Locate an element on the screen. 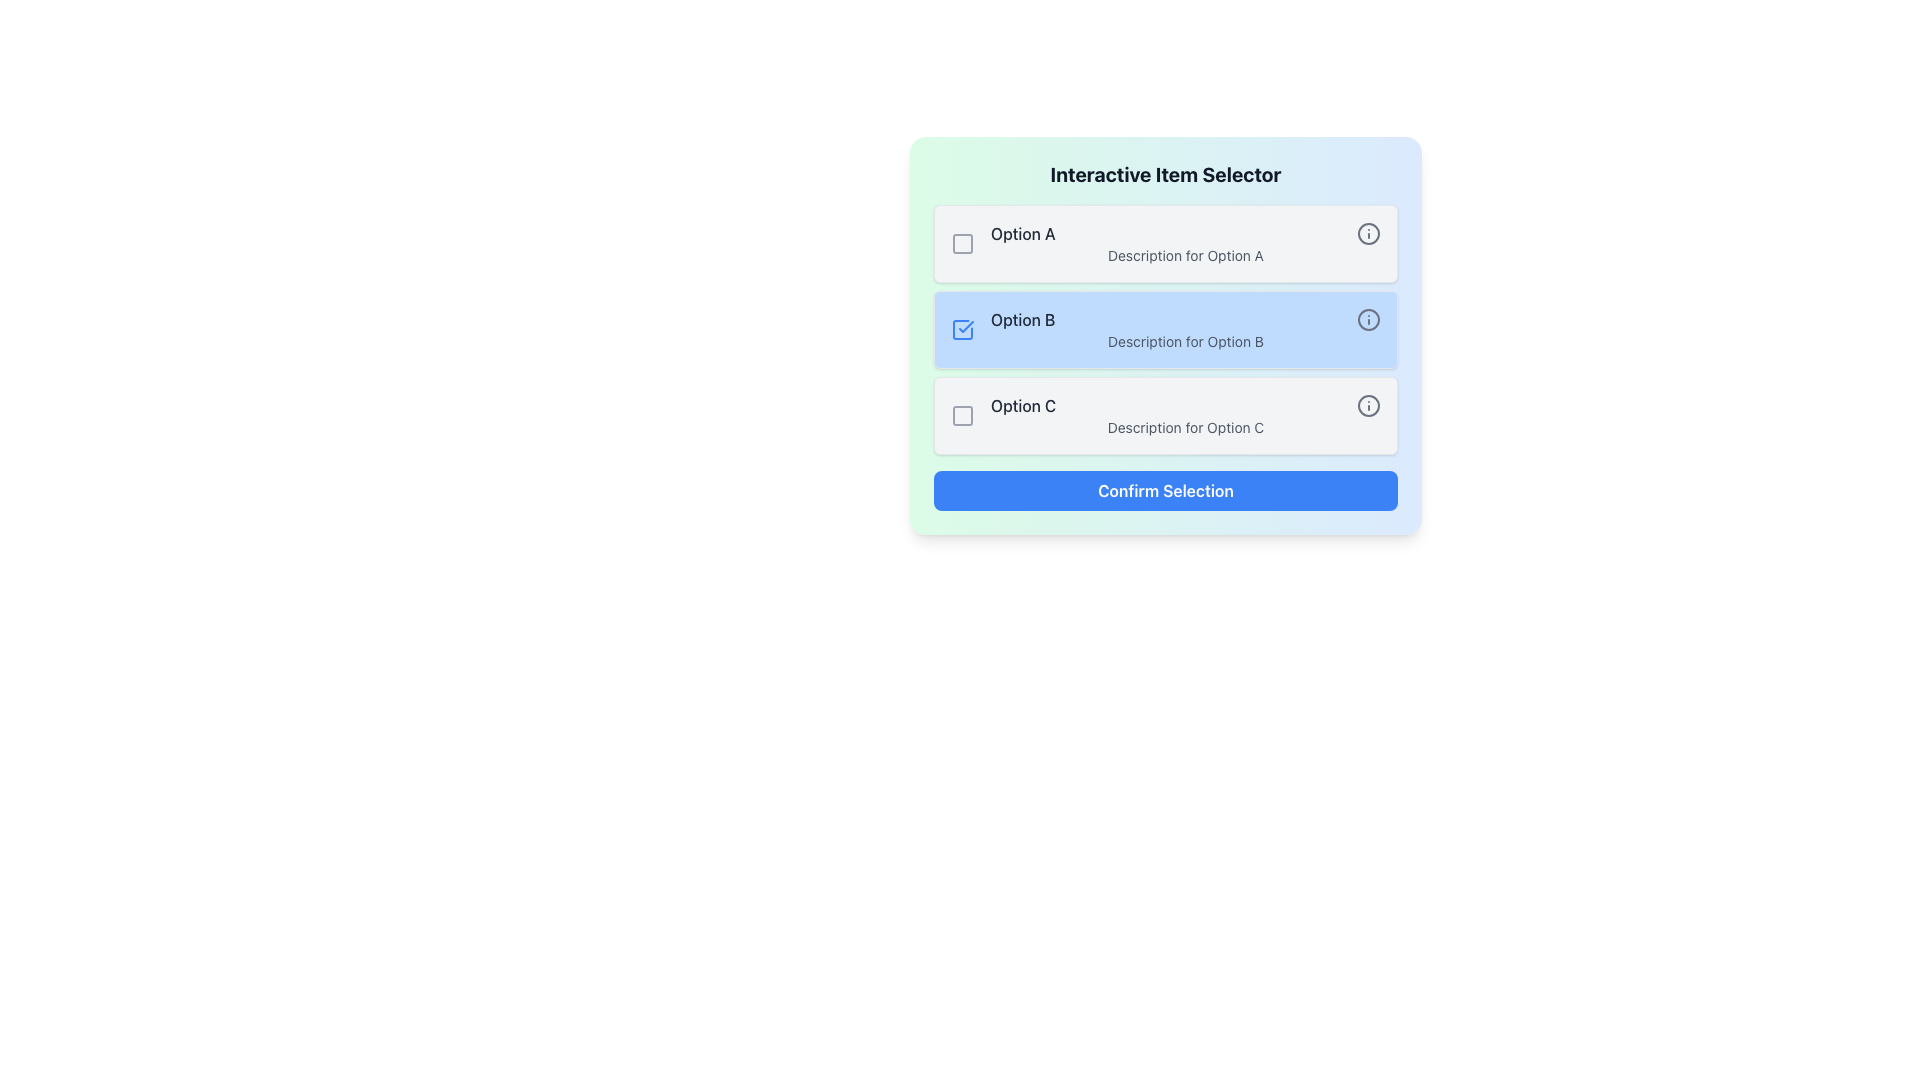 The width and height of the screenshot is (1920, 1080). the 'Option C' selection element, which includes the text styled in medium-weight font and dark gray color along with an info icon on the right side, located in the selector panel is located at coordinates (1185, 405).